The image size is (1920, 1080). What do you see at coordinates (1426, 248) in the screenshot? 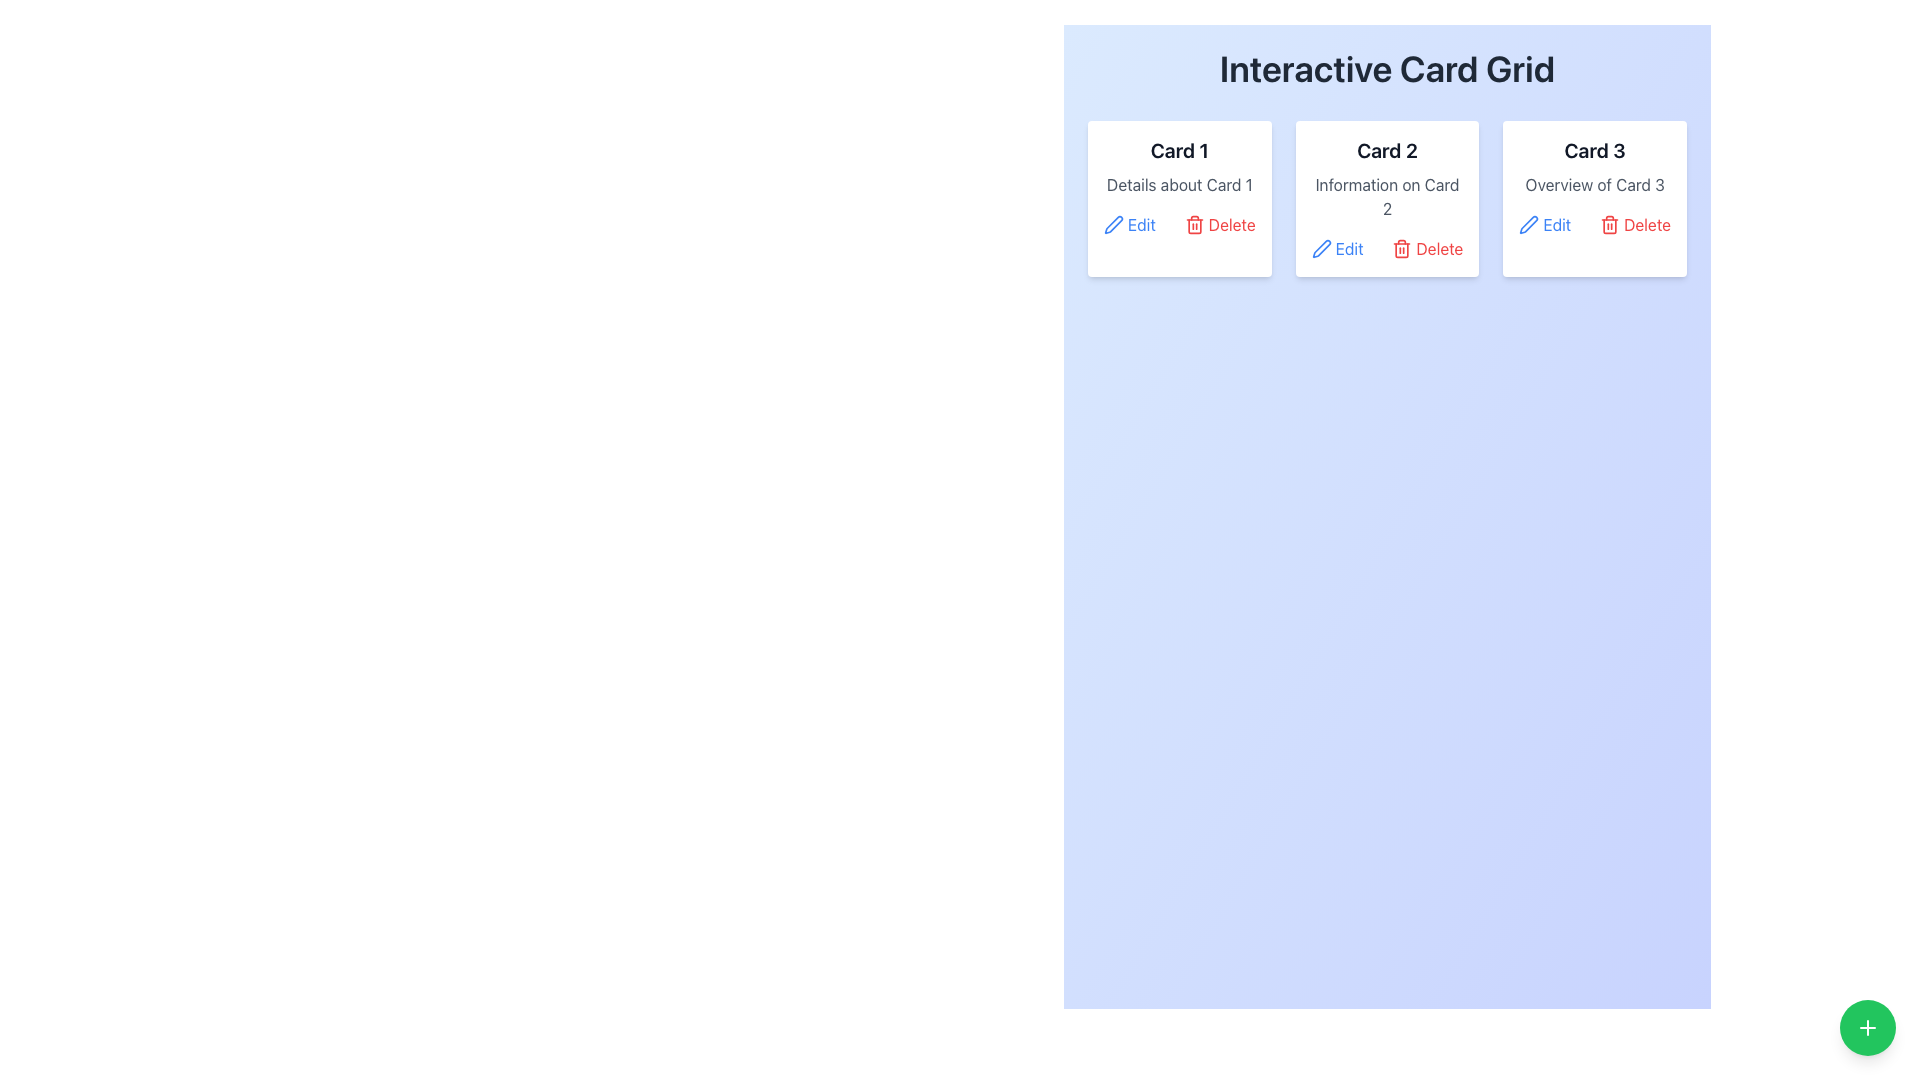
I see `the delete button located in the bottom right corner of 'Card 2'` at bounding box center [1426, 248].